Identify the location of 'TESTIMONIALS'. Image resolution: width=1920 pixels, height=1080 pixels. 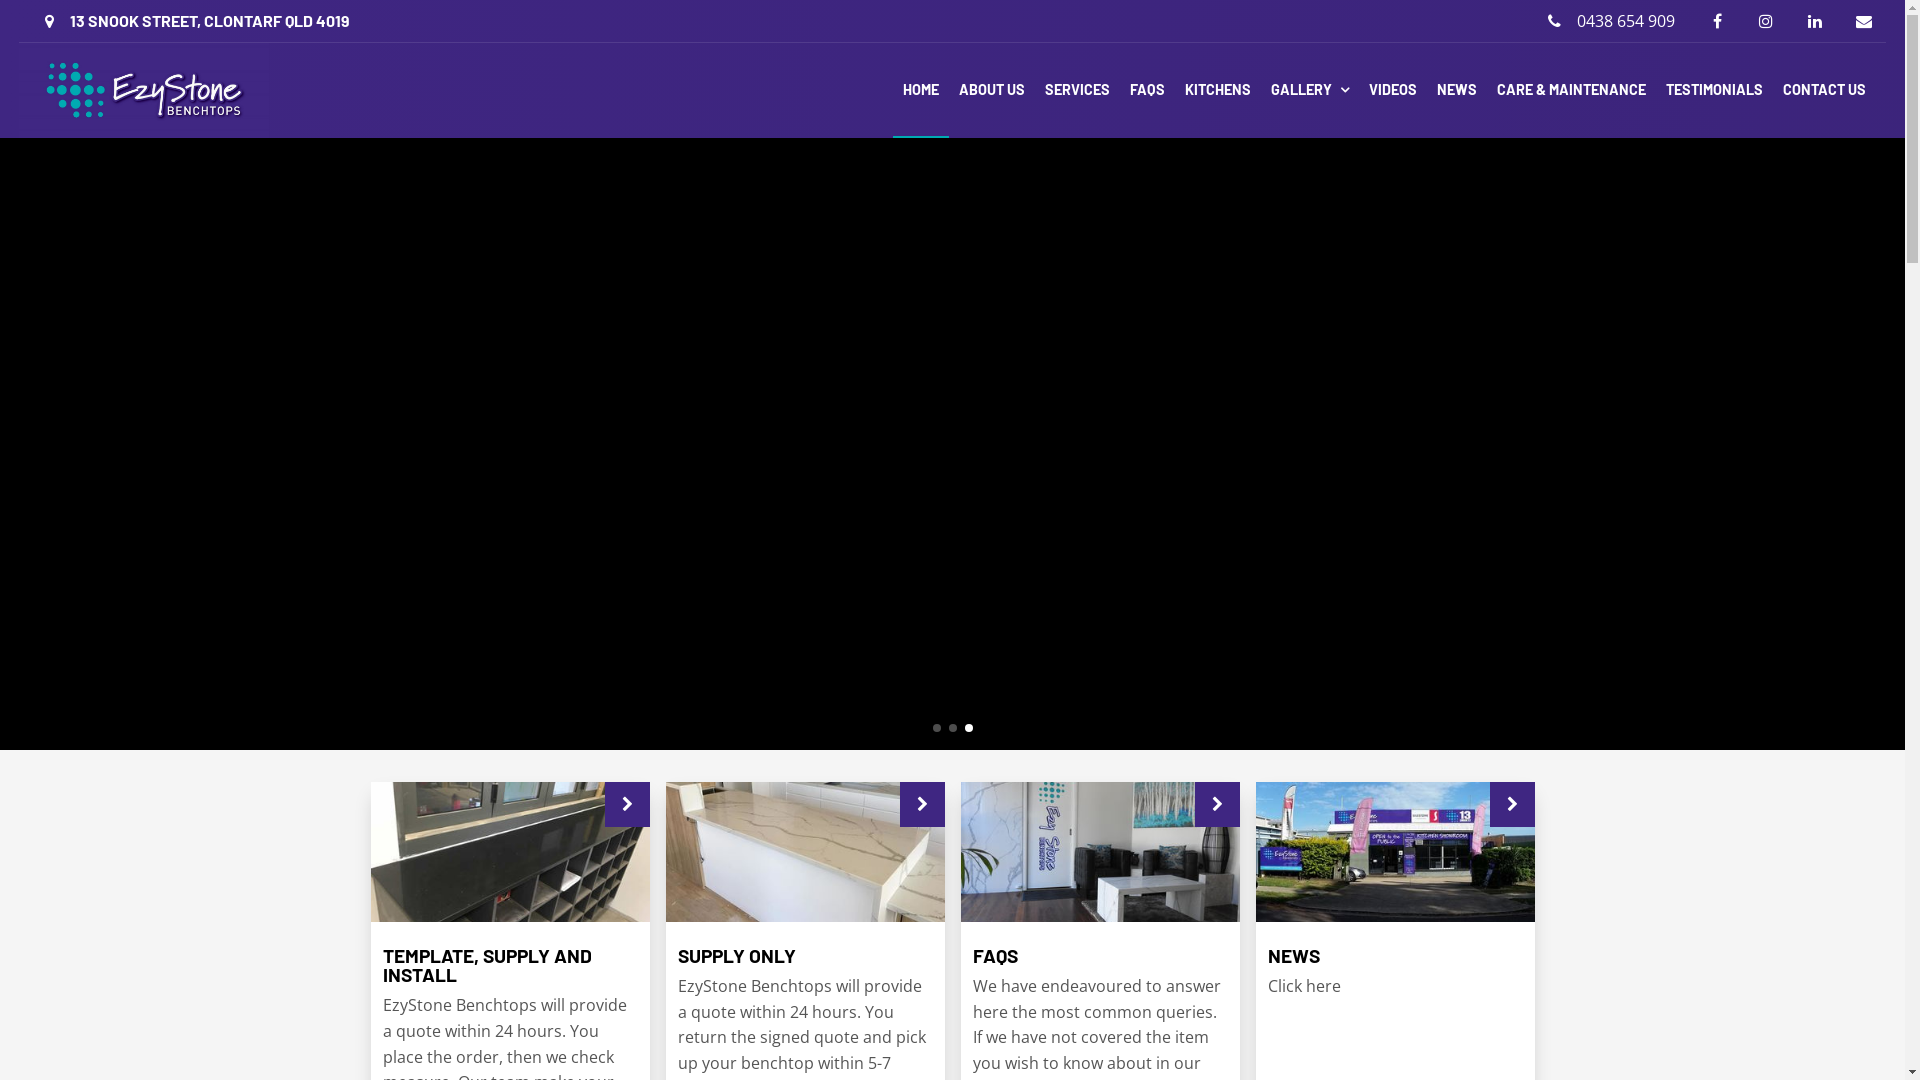
(1713, 90).